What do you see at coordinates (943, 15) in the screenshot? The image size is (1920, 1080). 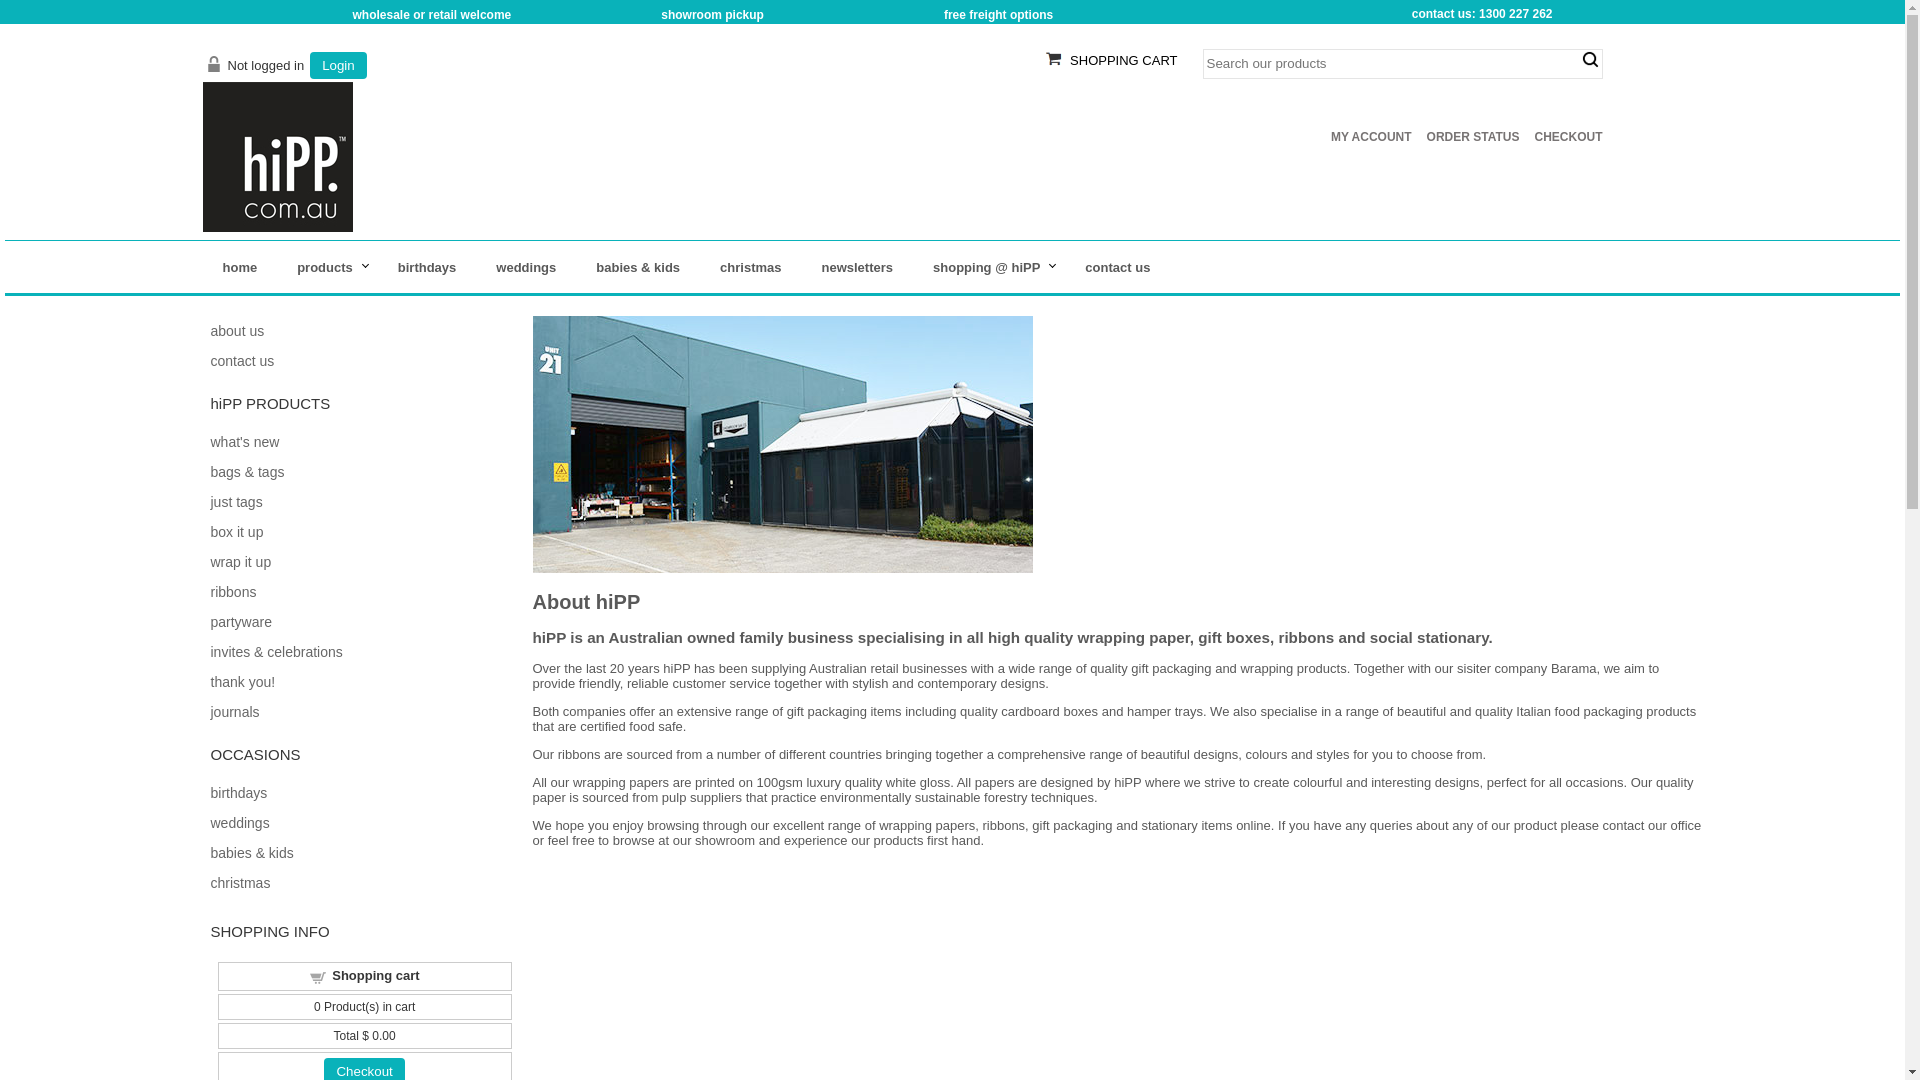 I see `'free freight options'` at bounding box center [943, 15].